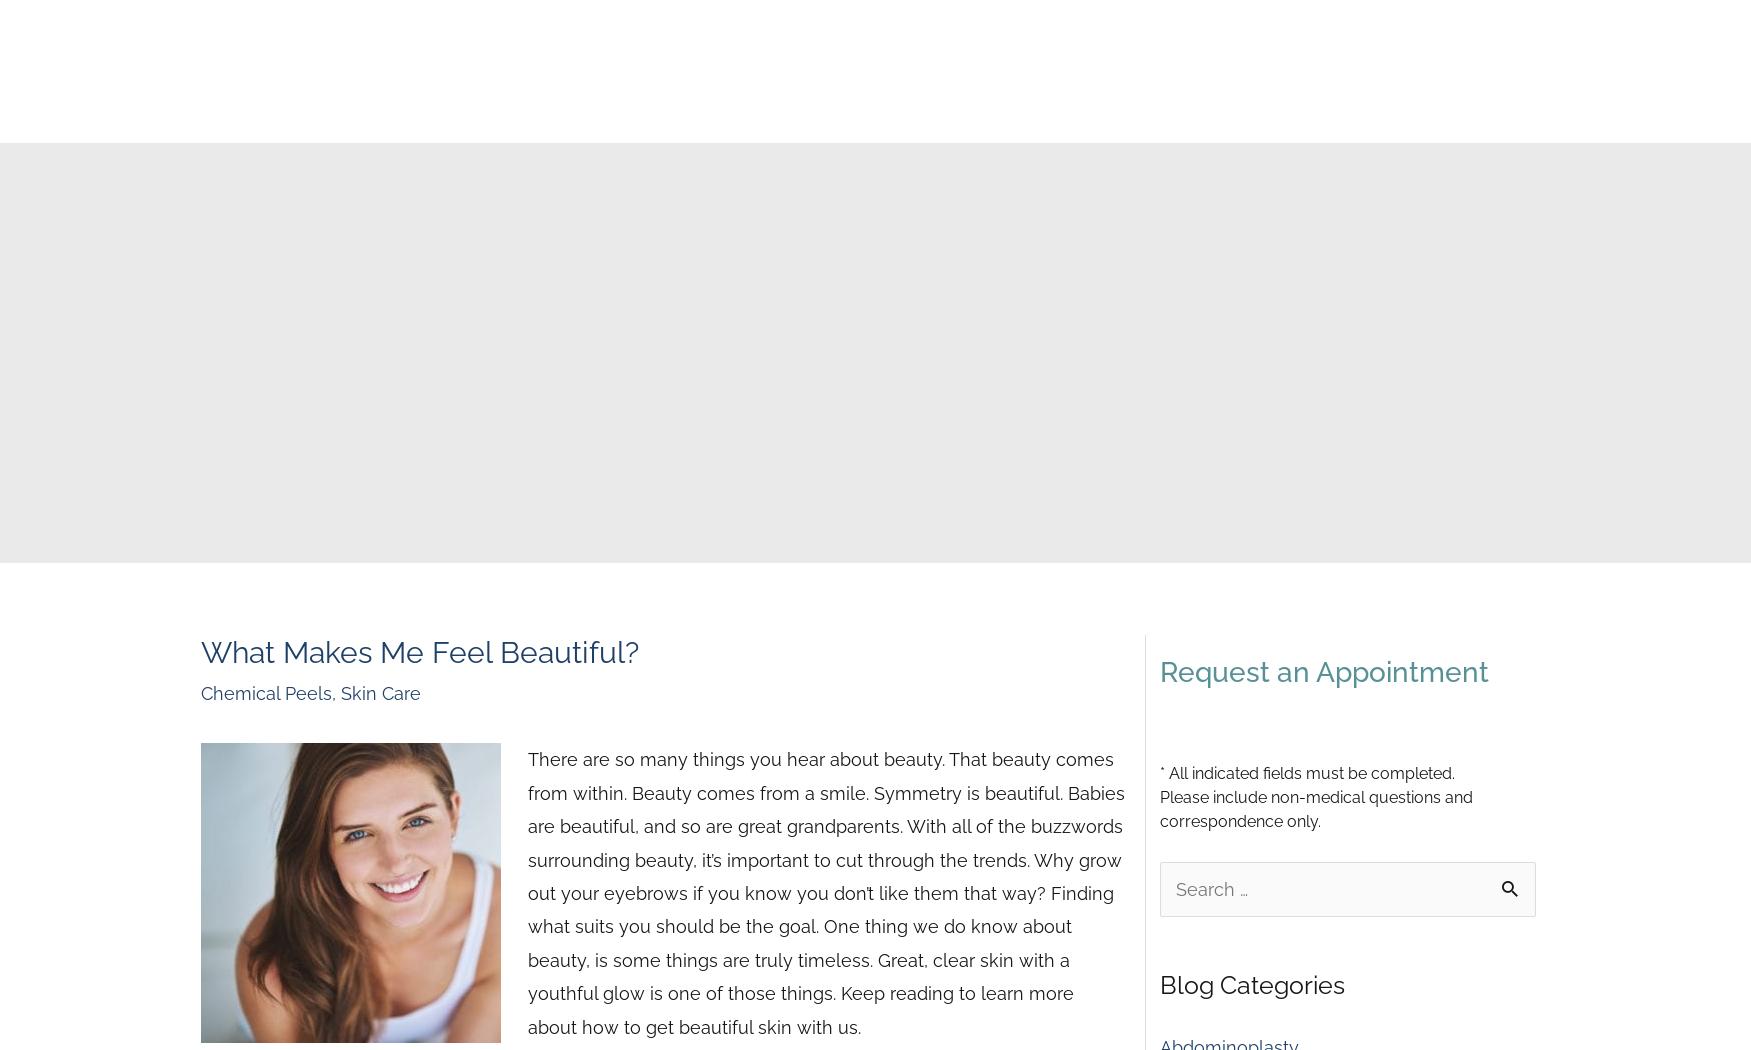  I want to click on 'October 2014', so click(1215, 171).